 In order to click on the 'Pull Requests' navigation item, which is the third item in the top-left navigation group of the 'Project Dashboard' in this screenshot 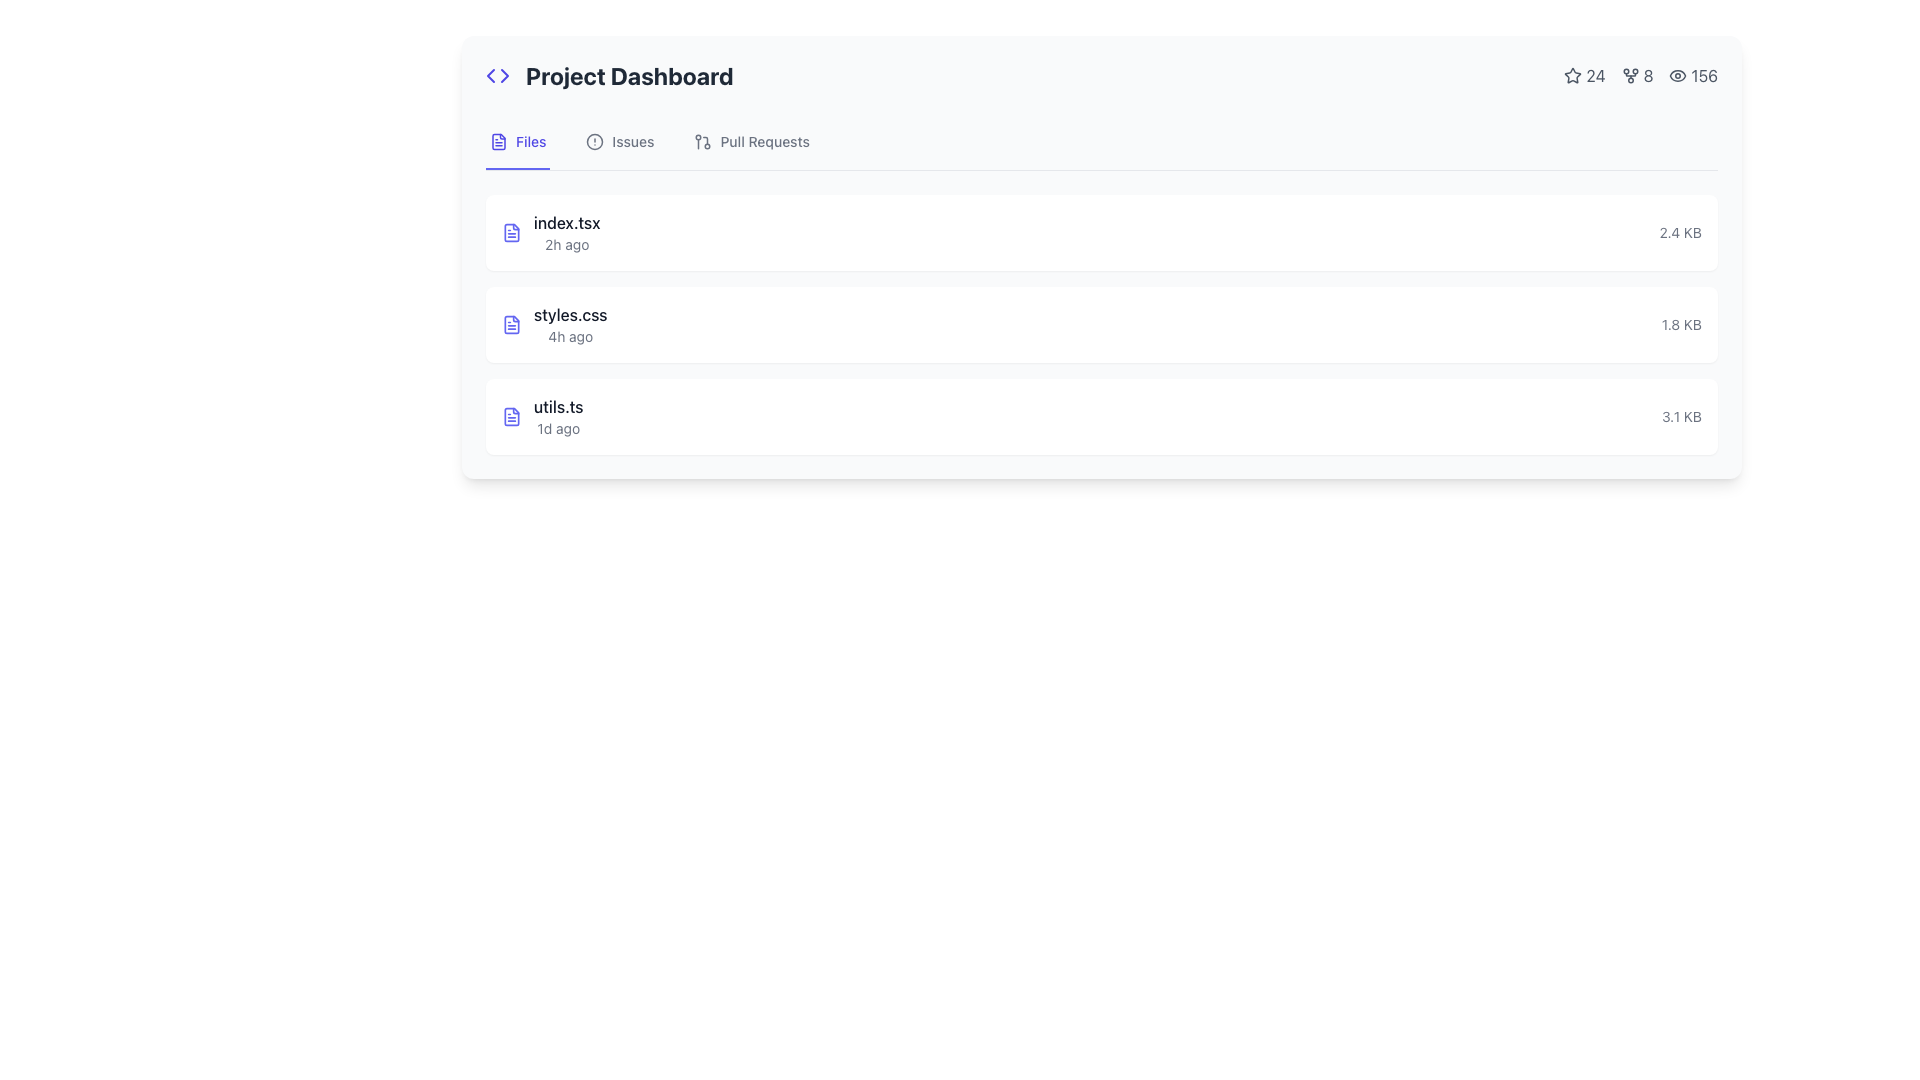, I will do `click(751, 141)`.